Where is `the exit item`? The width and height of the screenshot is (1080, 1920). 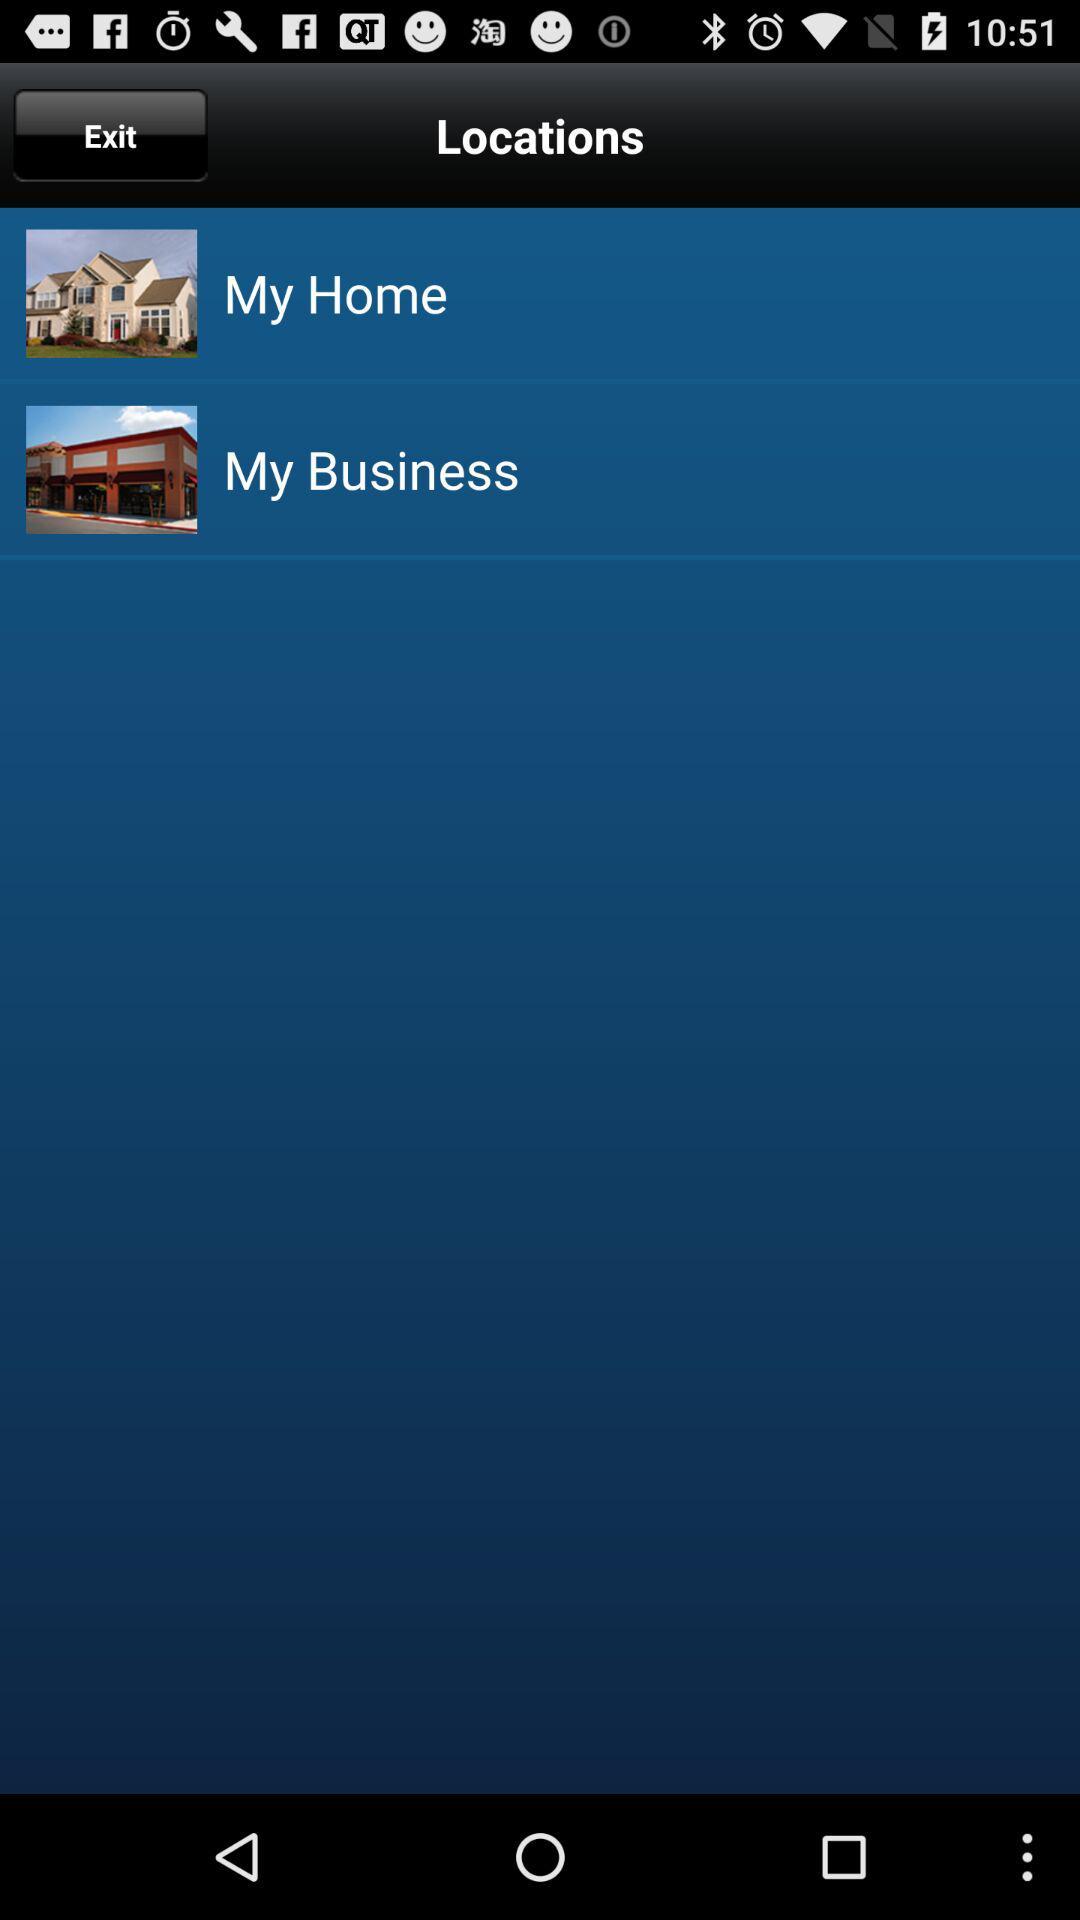
the exit item is located at coordinates (110, 134).